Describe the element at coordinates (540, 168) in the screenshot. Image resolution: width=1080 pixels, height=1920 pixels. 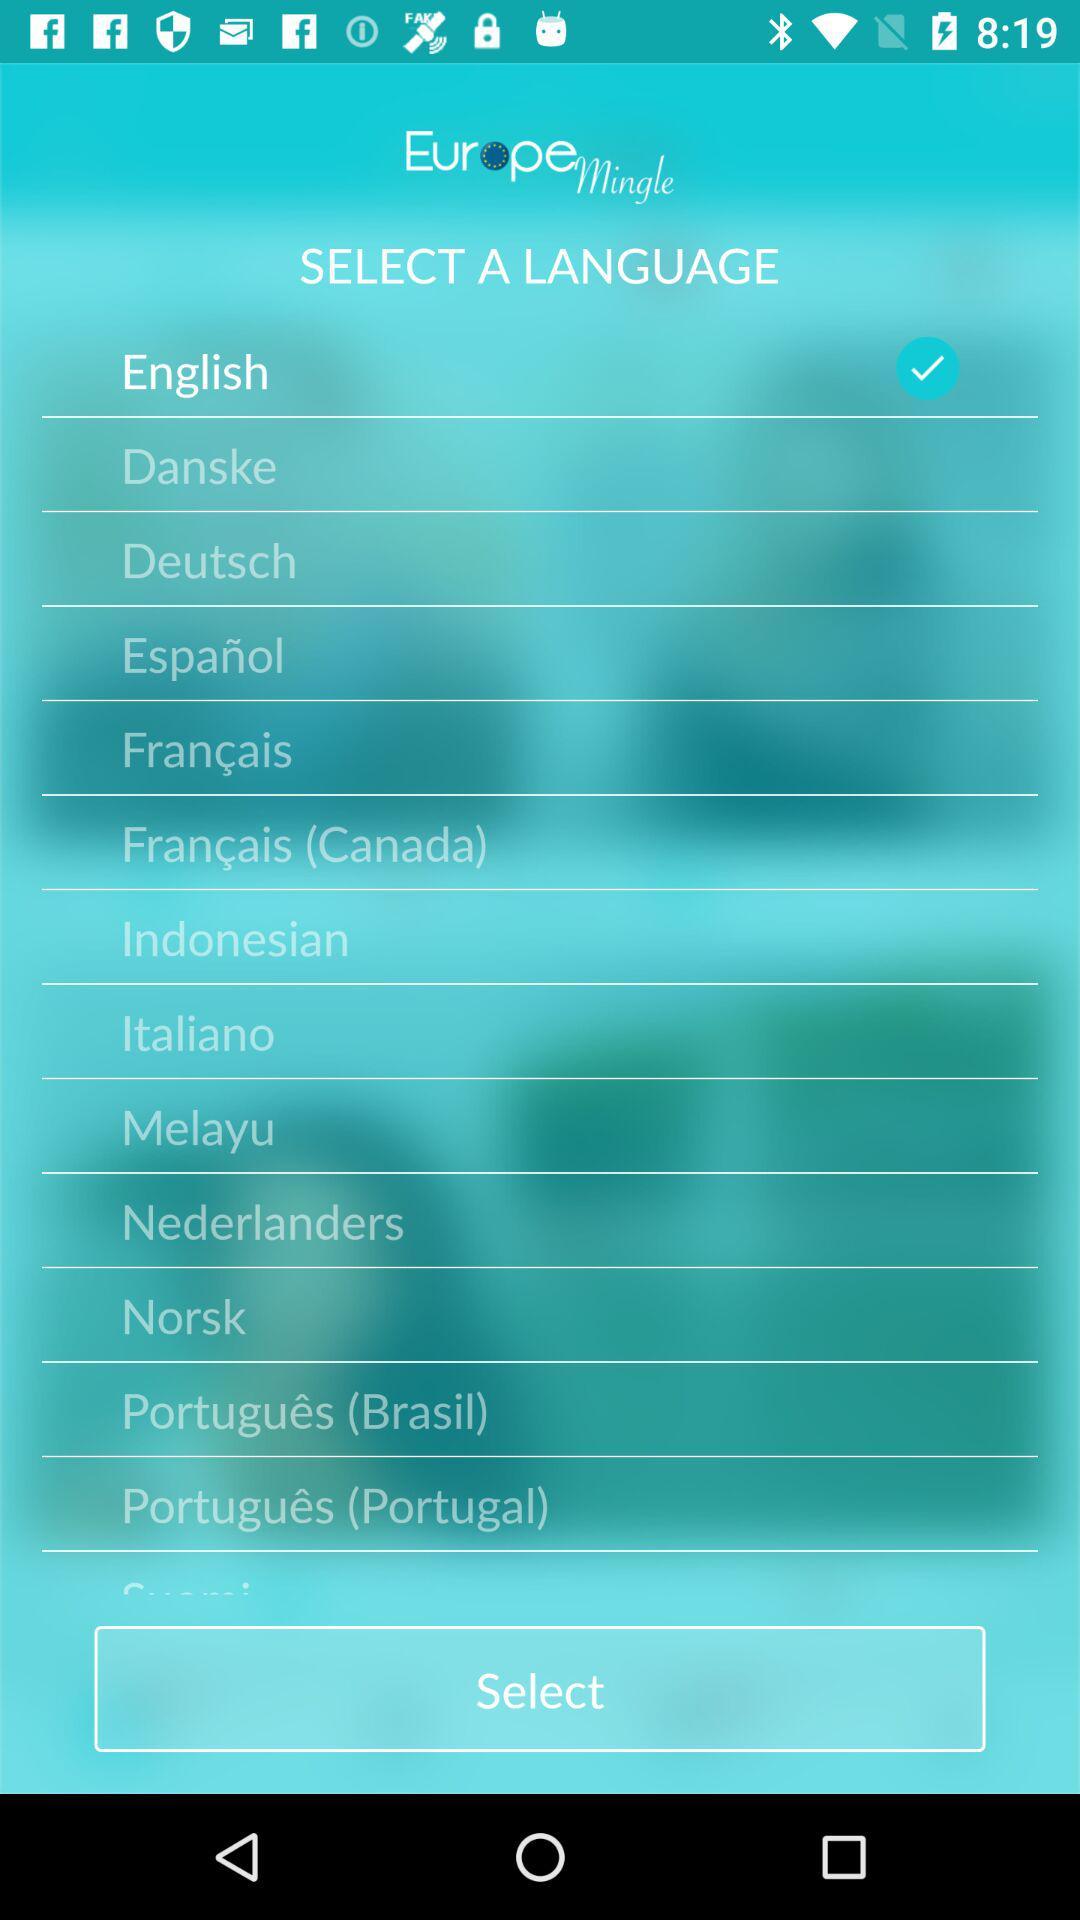
I see `europe mingle` at that location.